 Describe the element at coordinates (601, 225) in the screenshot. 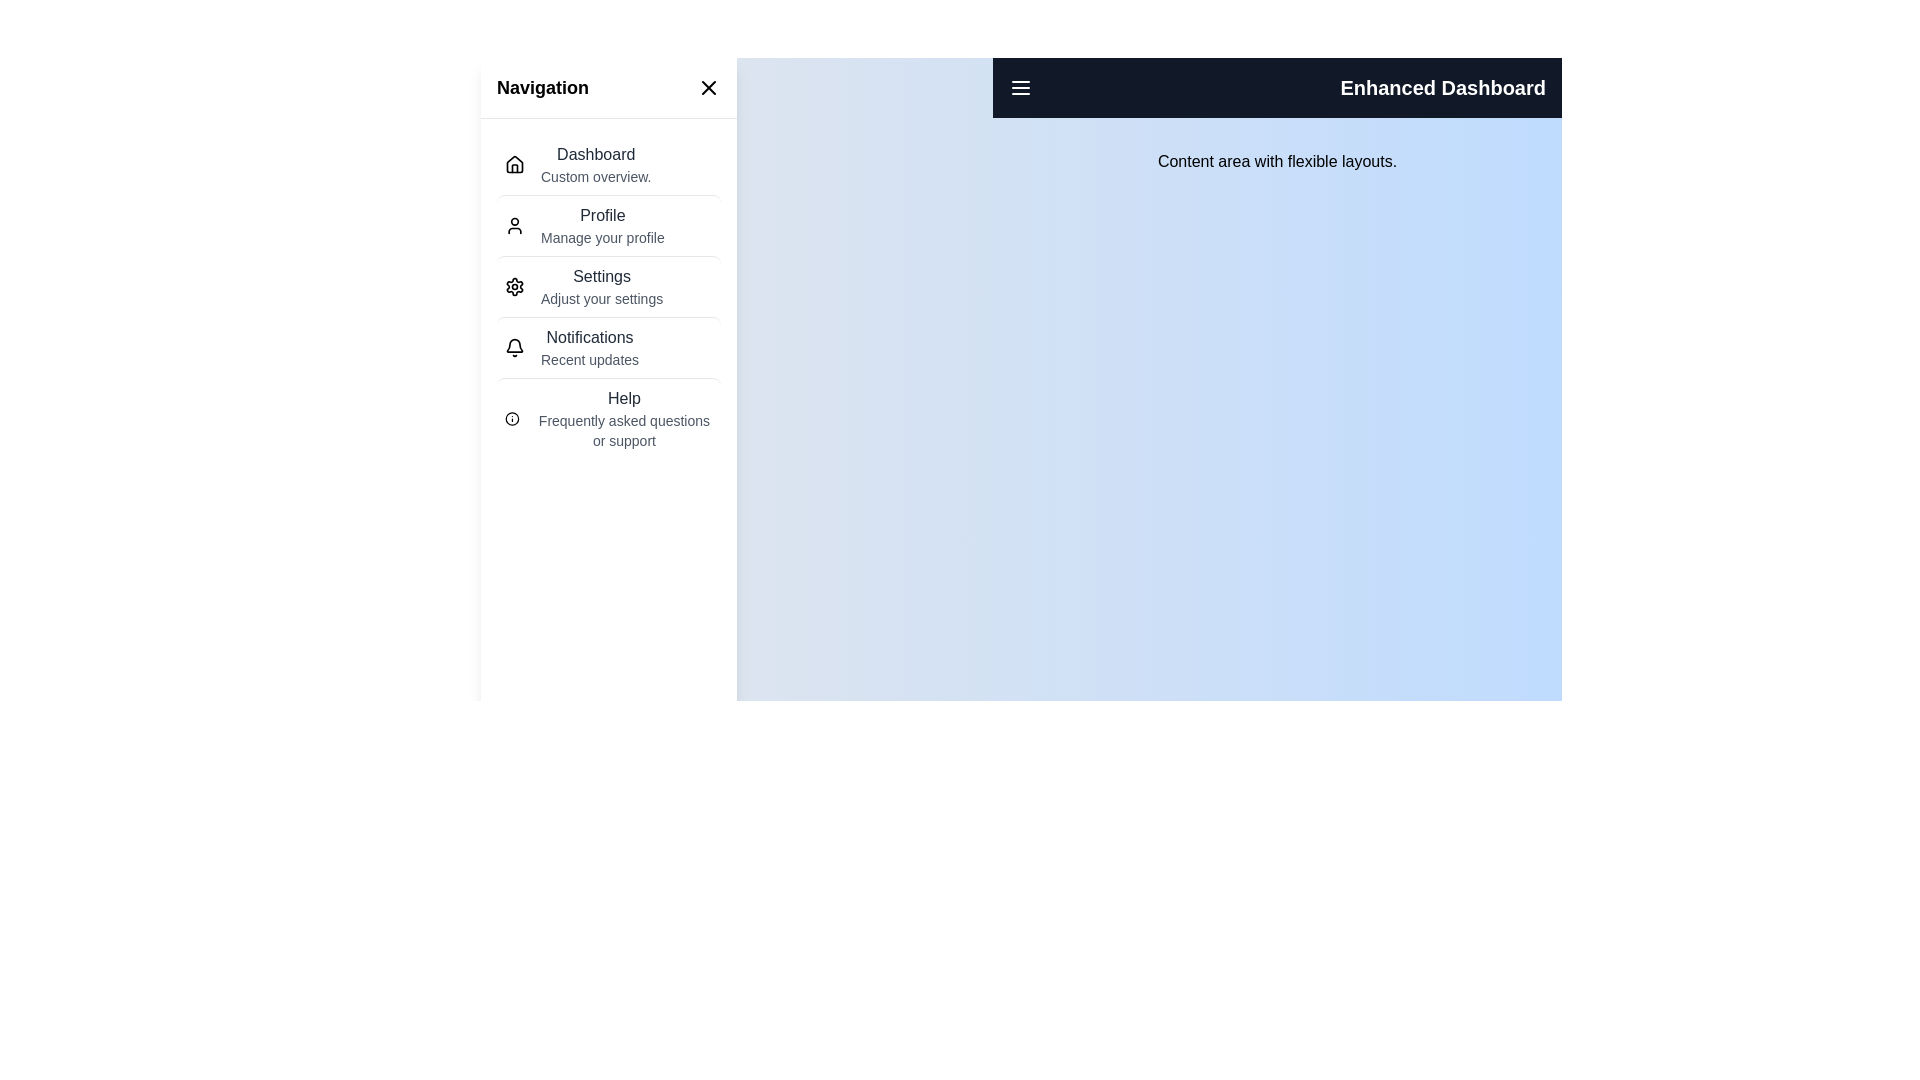

I see `the 'Manage your profile' text label, which is the second line of text in the profile section of the navigation menu` at that location.